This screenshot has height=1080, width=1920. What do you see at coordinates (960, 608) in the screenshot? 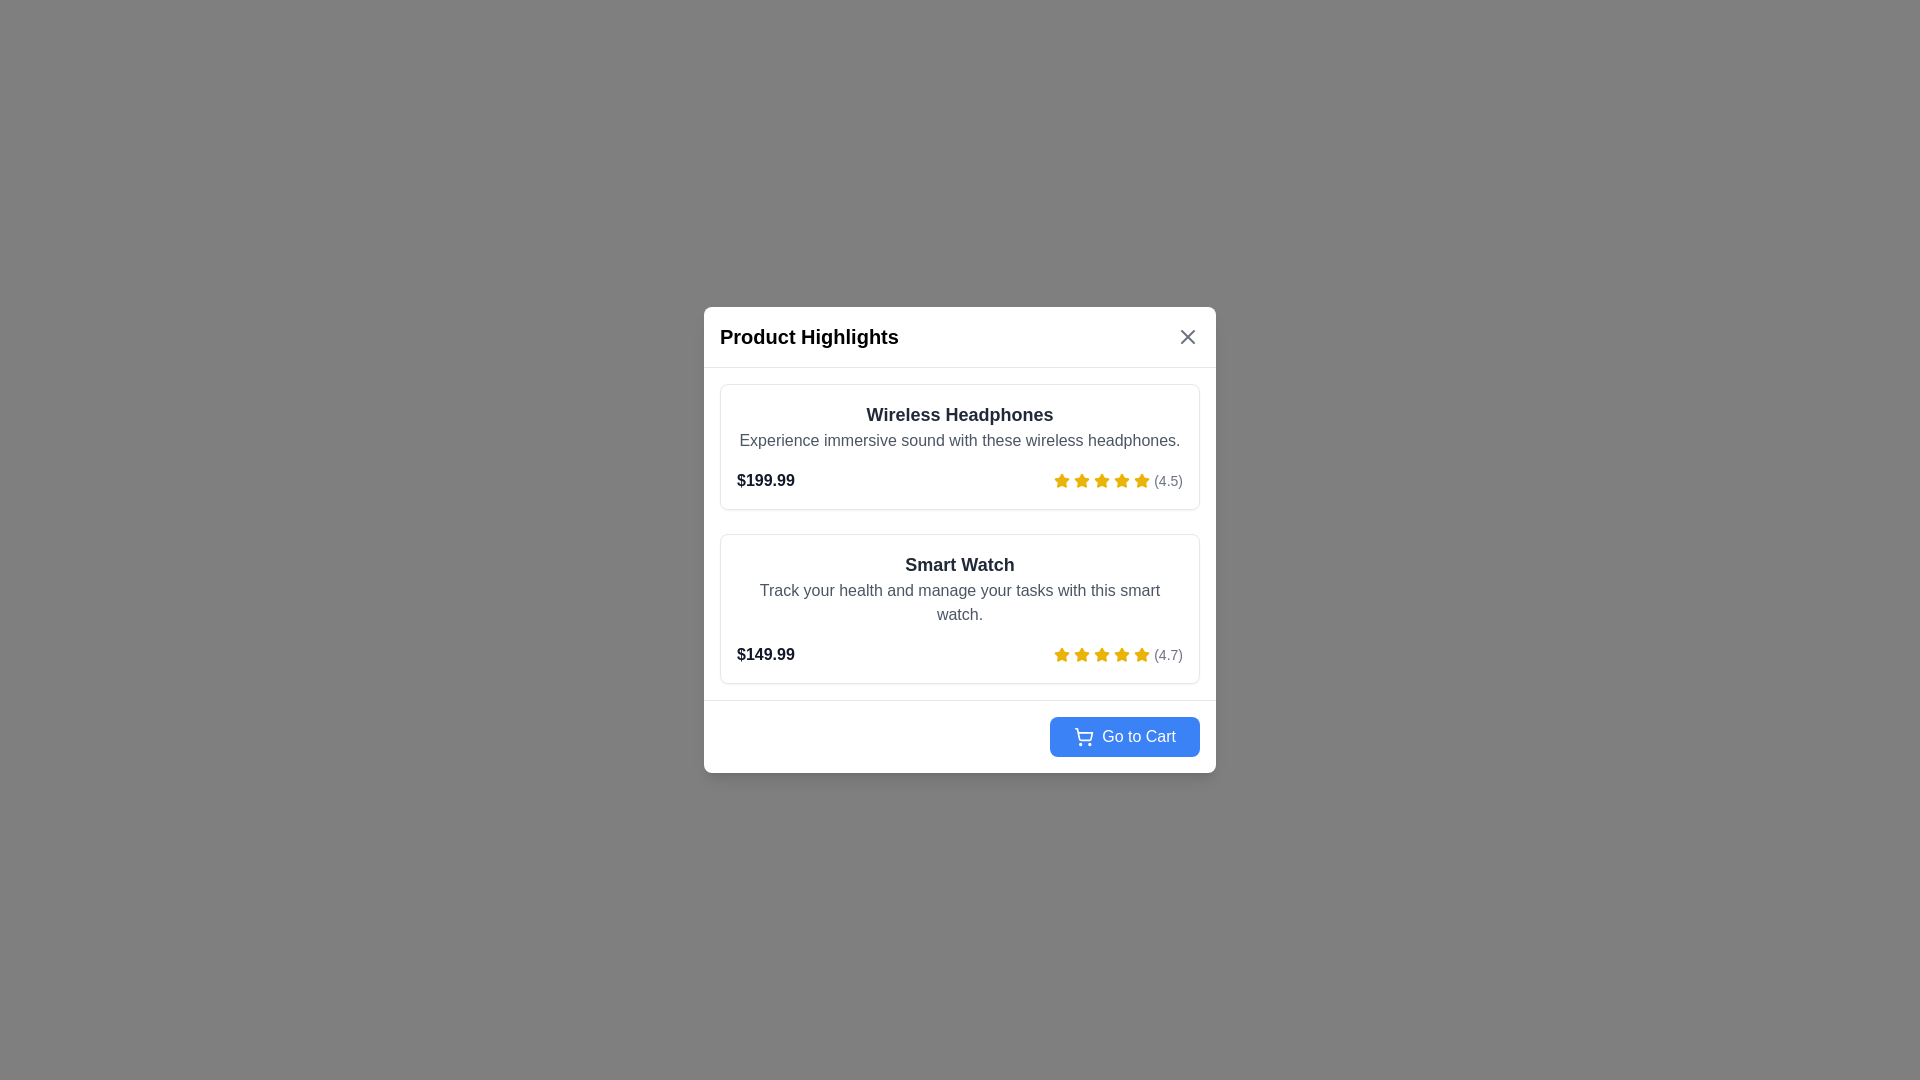
I see `the product card displaying information about the 'Smart Watch', which is located in the second position within the 'Product Highlights' section` at bounding box center [960, 608].